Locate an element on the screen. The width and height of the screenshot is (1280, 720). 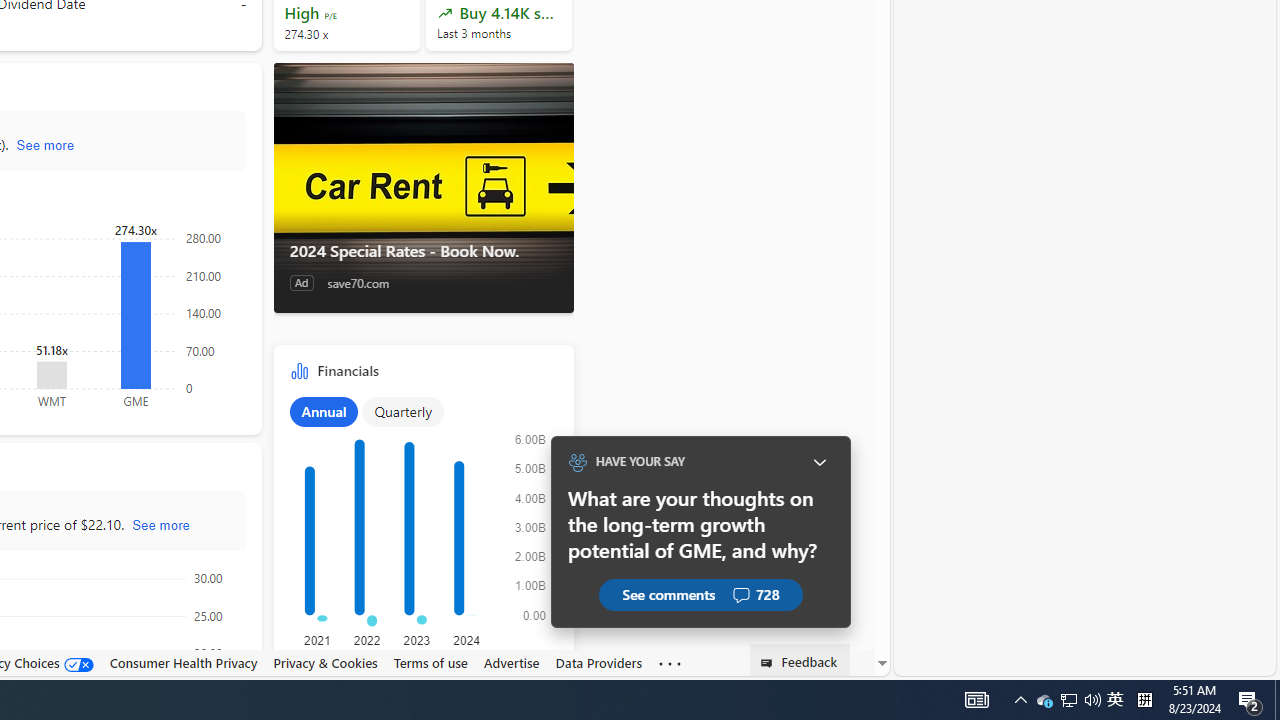
'Annual' is located at coordinates (323, 410).